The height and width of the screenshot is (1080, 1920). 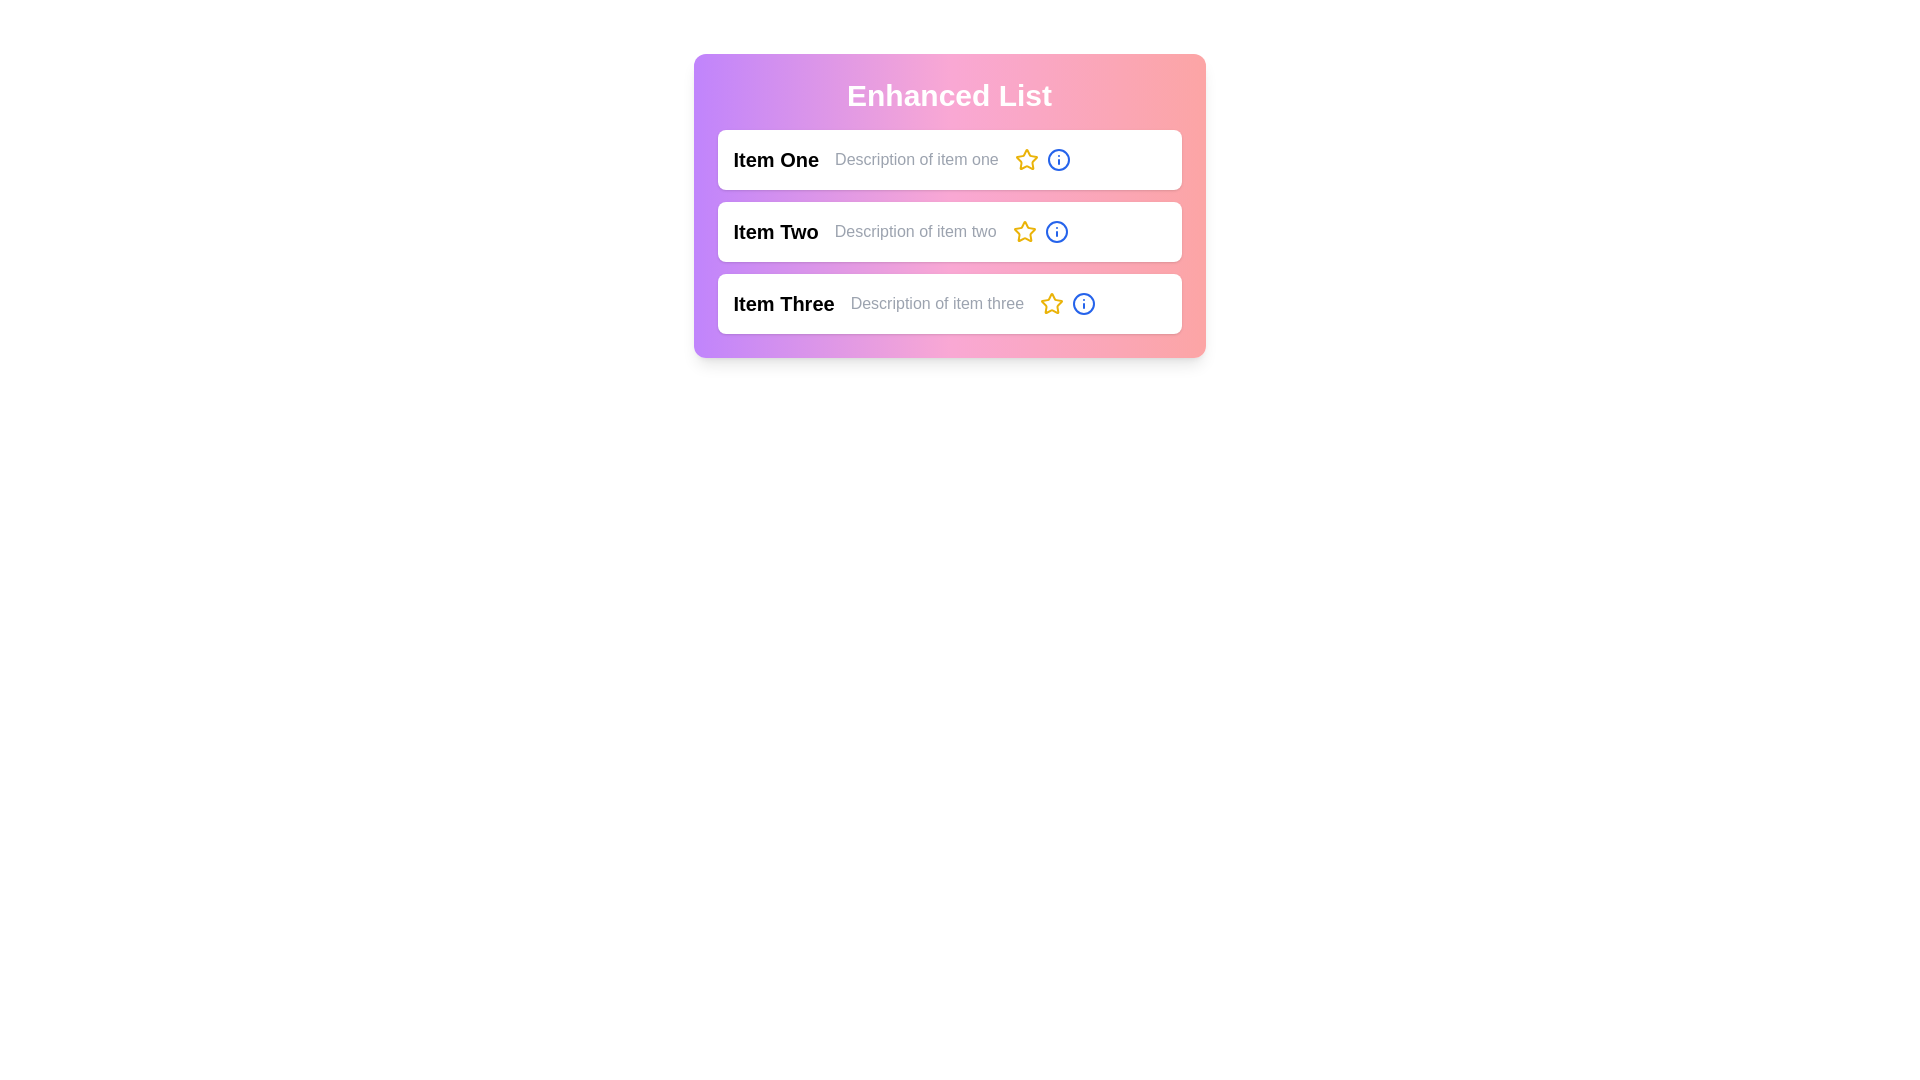 What do you see at coordinates (775, 230) in the screenshot?
I see `the title of item Item Two to visually interact with it` at bounding box center [775, 230].